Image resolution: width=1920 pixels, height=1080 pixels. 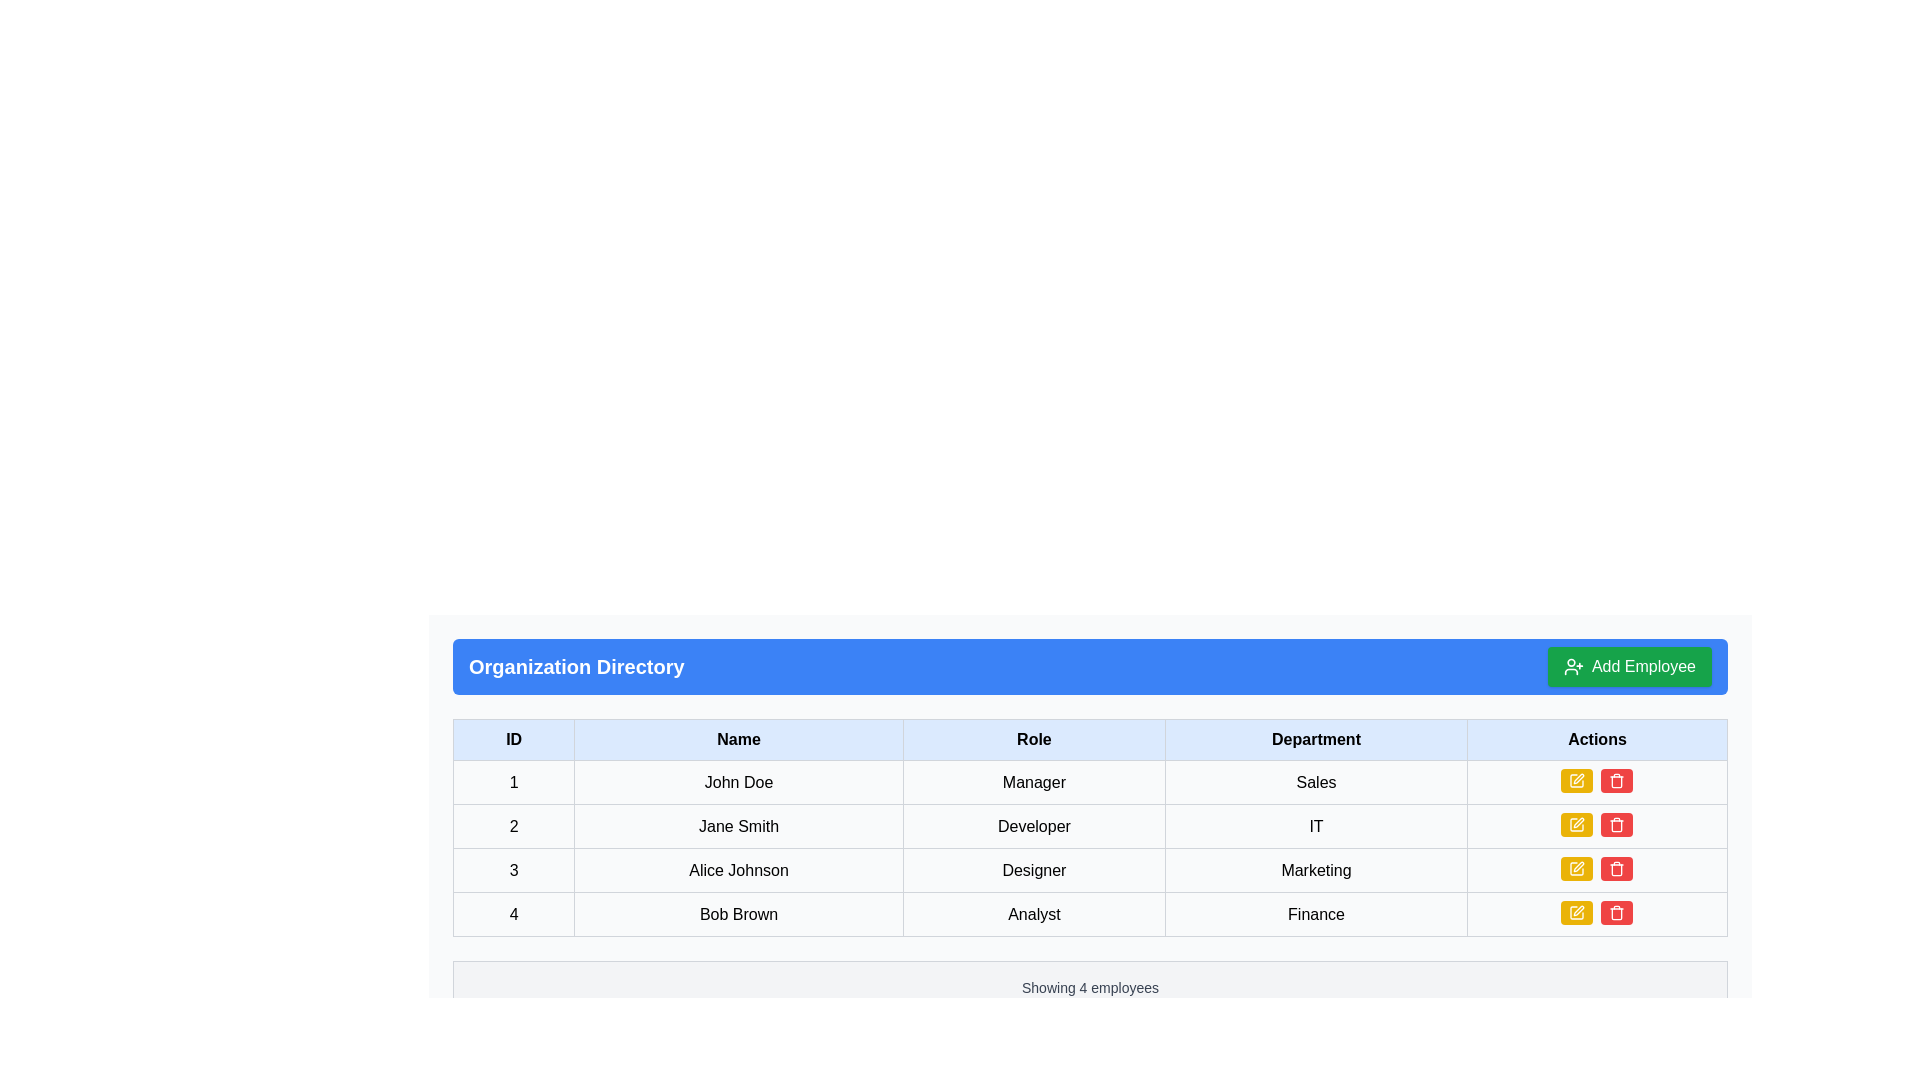 What do you see at coordinates (1089, 986) in the screenshot?
I see `the status indicator text box at the bottom of the organization directory table` at bounding box center [1089, 986].